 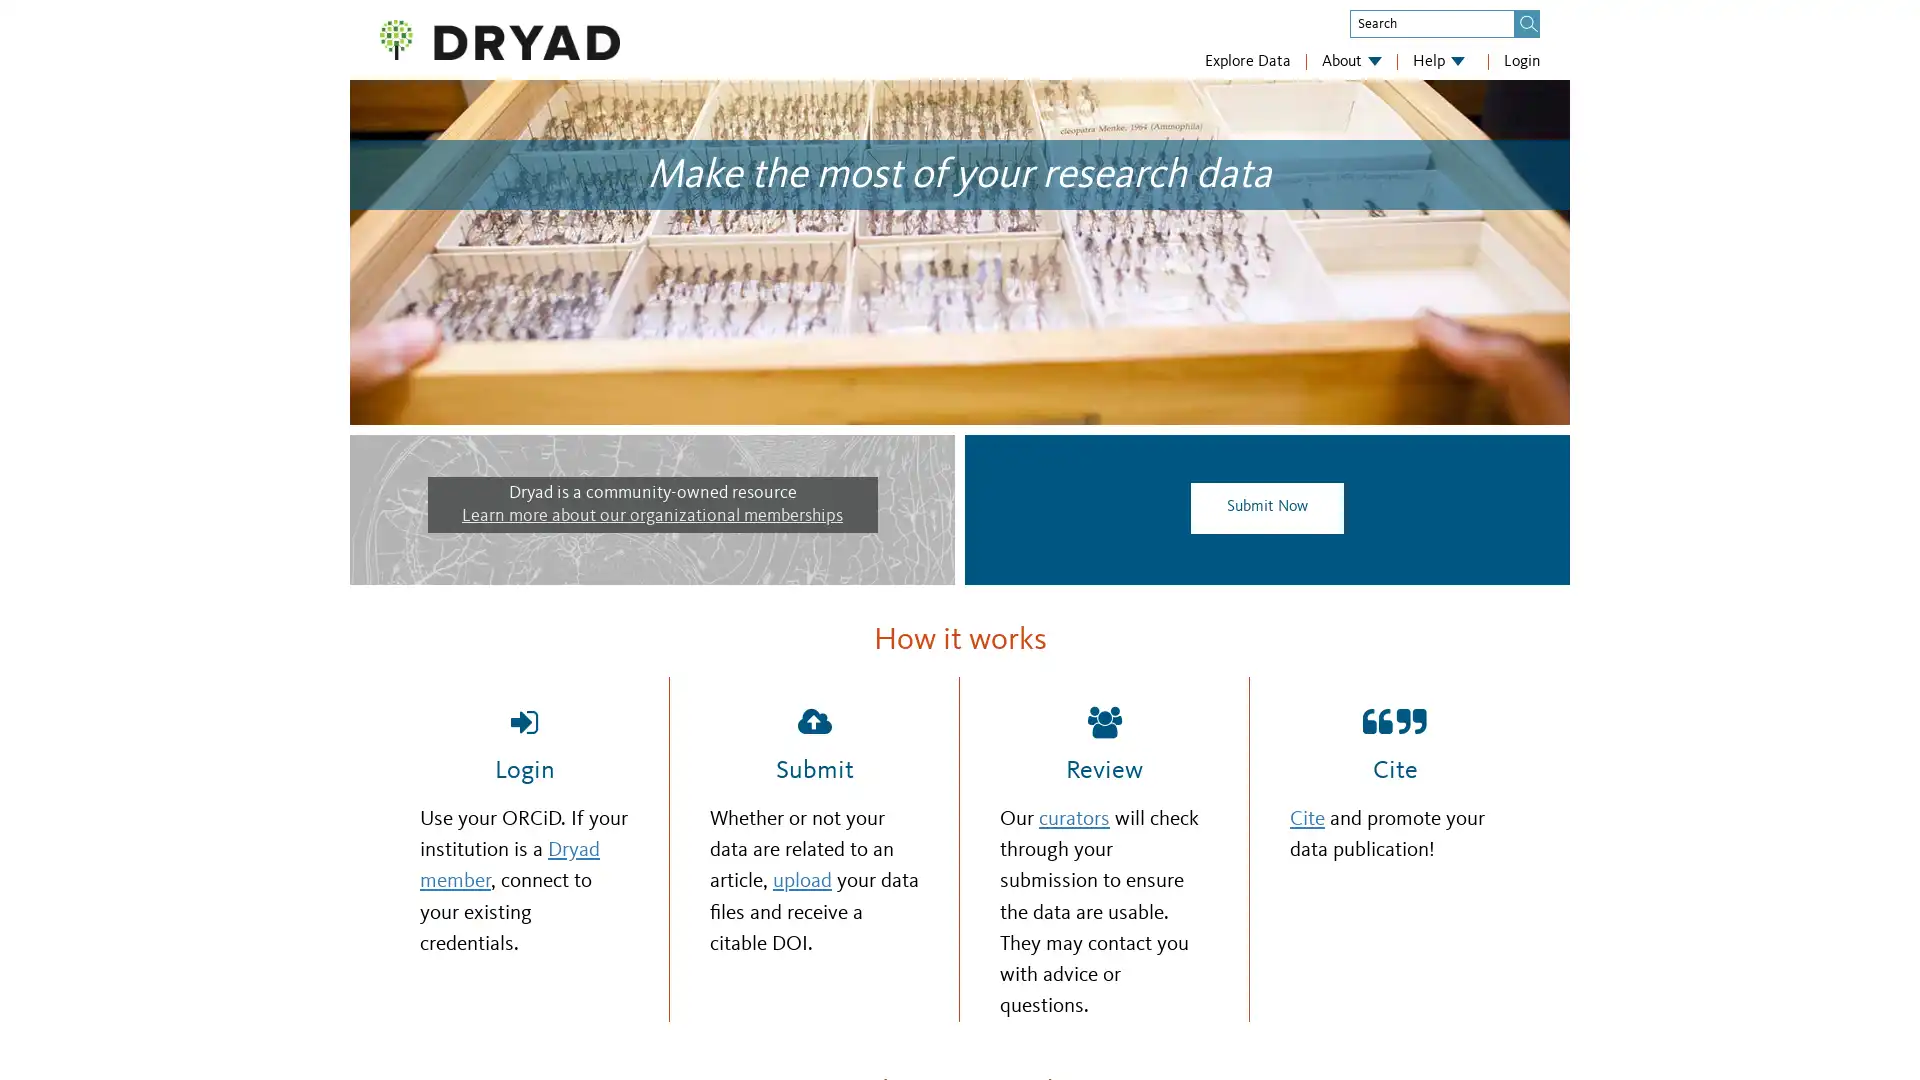 What do you see at coordinates (1266, 506) in the screenshot?
I see `Submit Now` at bounding box center [1266, 506].